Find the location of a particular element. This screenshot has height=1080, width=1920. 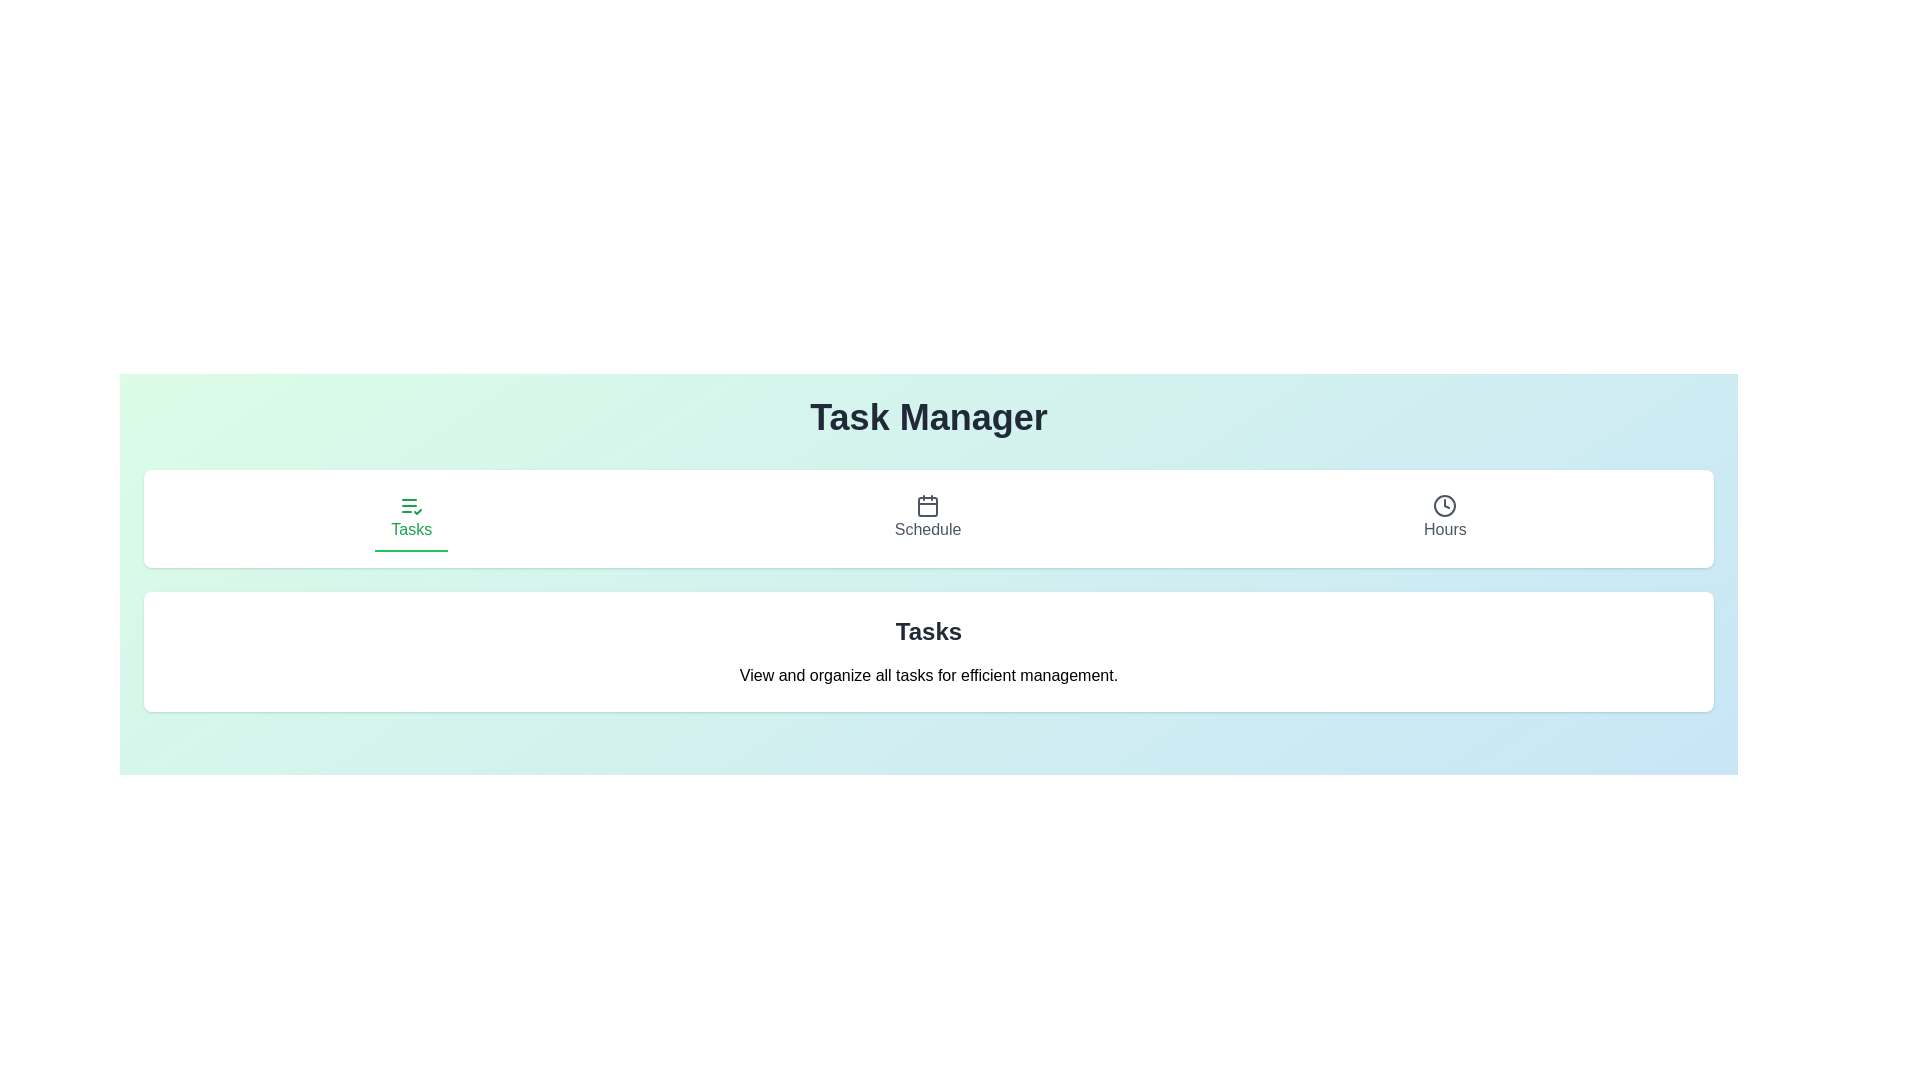

the leftmost button is located at coordinates (410, 518).